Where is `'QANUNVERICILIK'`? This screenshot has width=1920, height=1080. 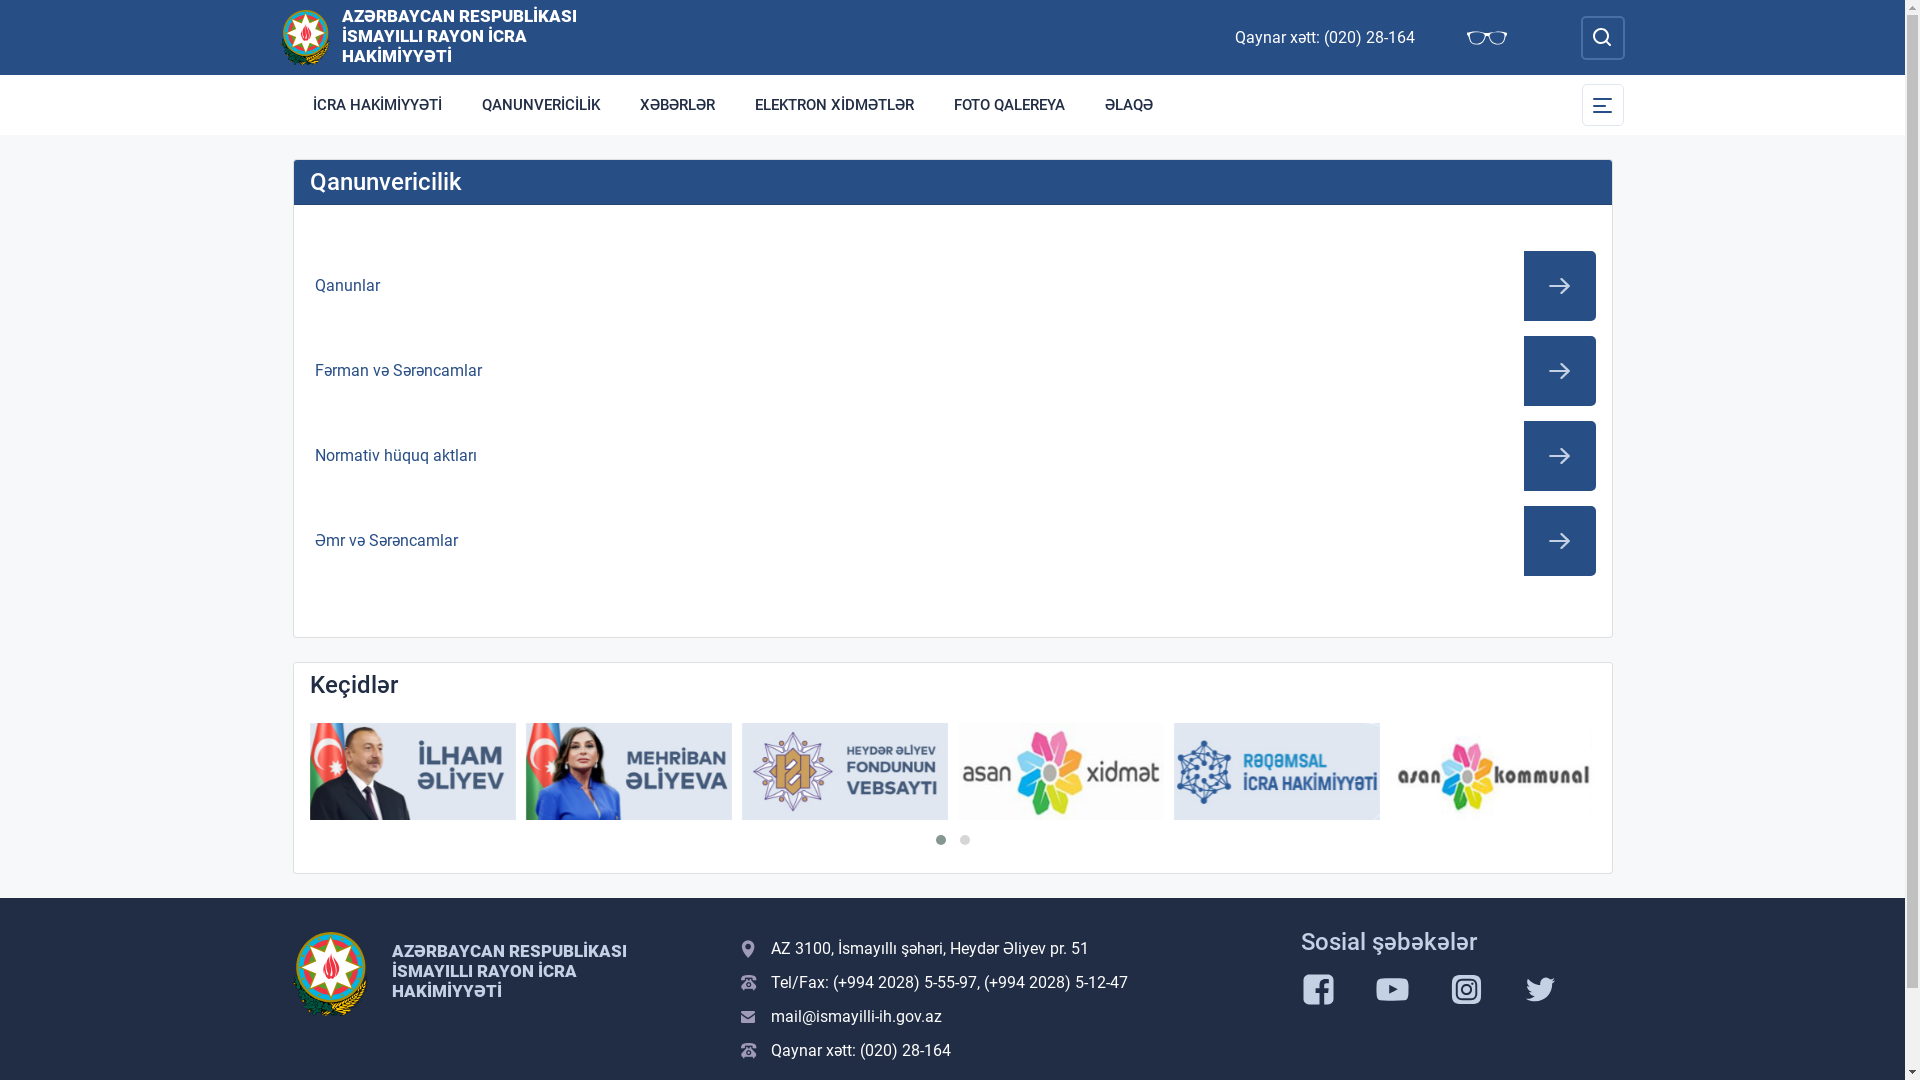 'QANUNVERICILIK' is located at coordinates (541, 104).